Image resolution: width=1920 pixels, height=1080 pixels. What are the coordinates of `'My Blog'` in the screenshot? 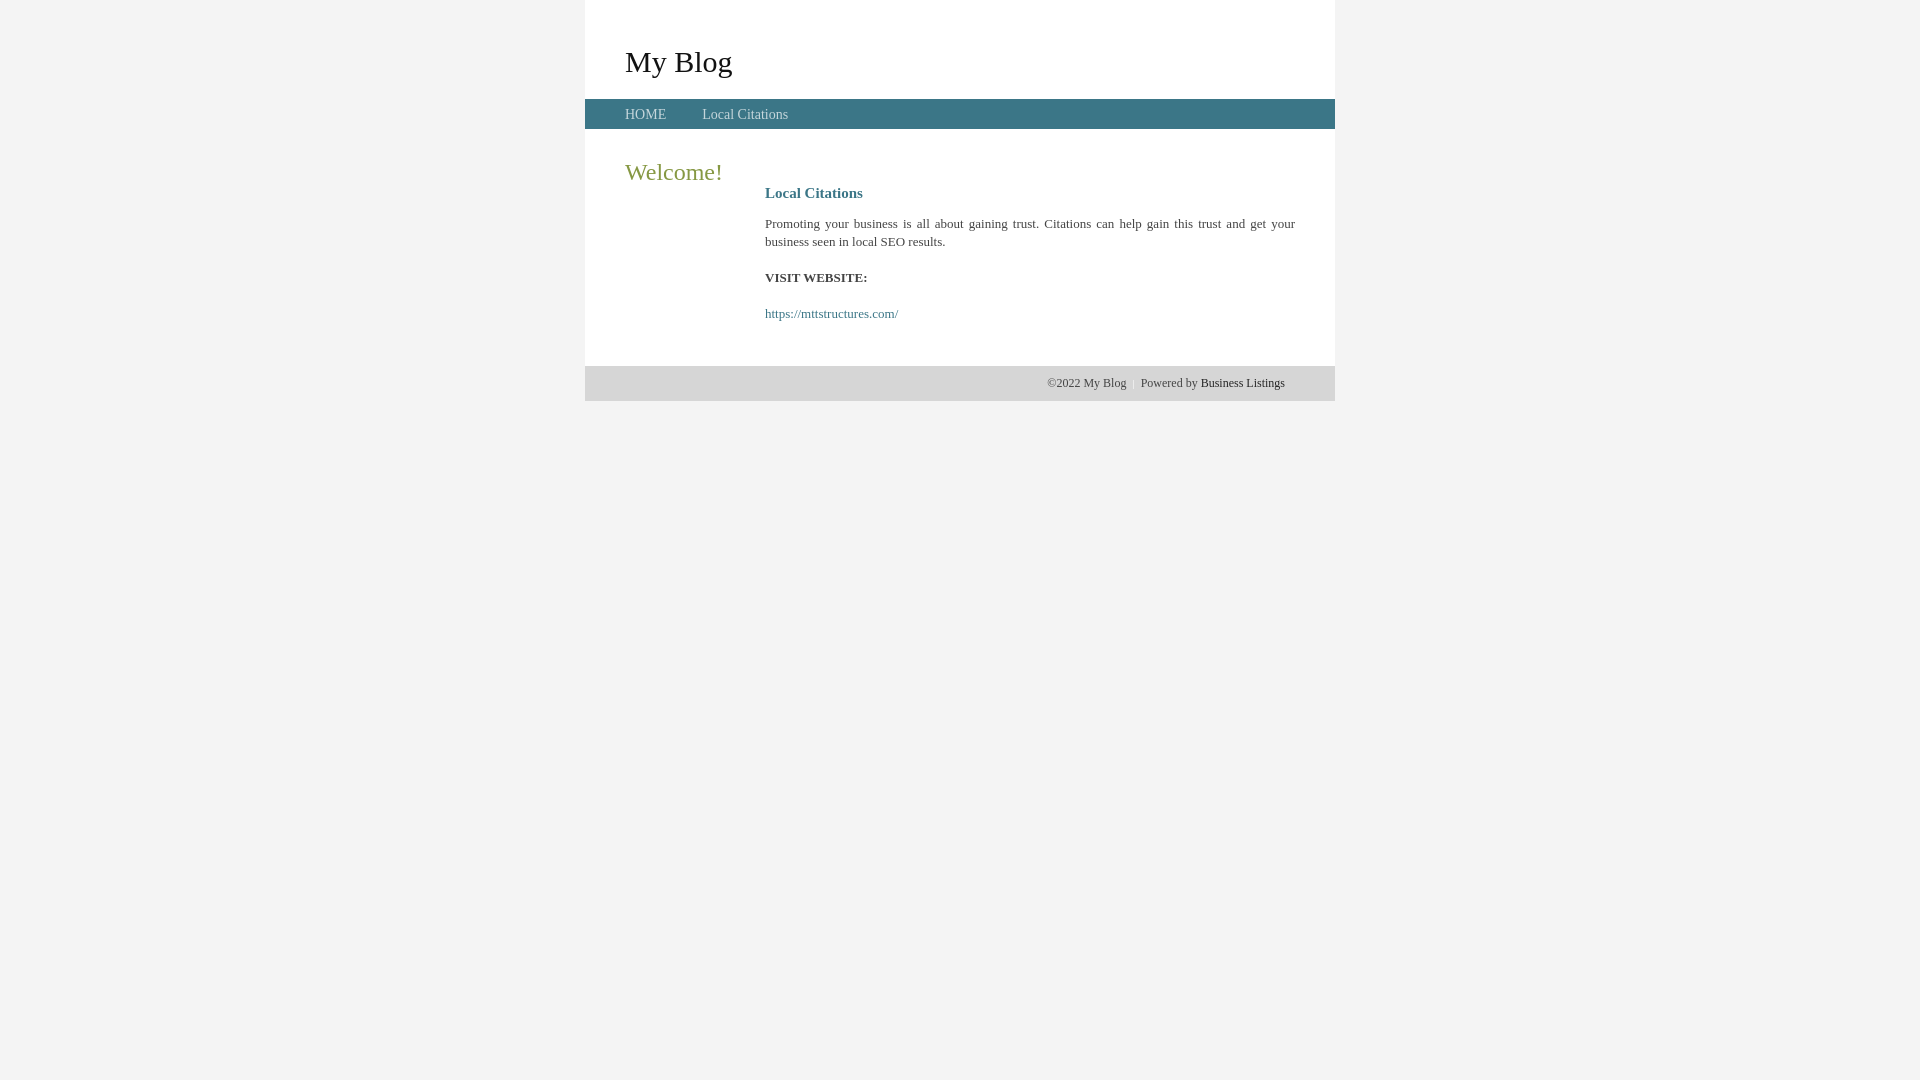 It's located at (678, 60).